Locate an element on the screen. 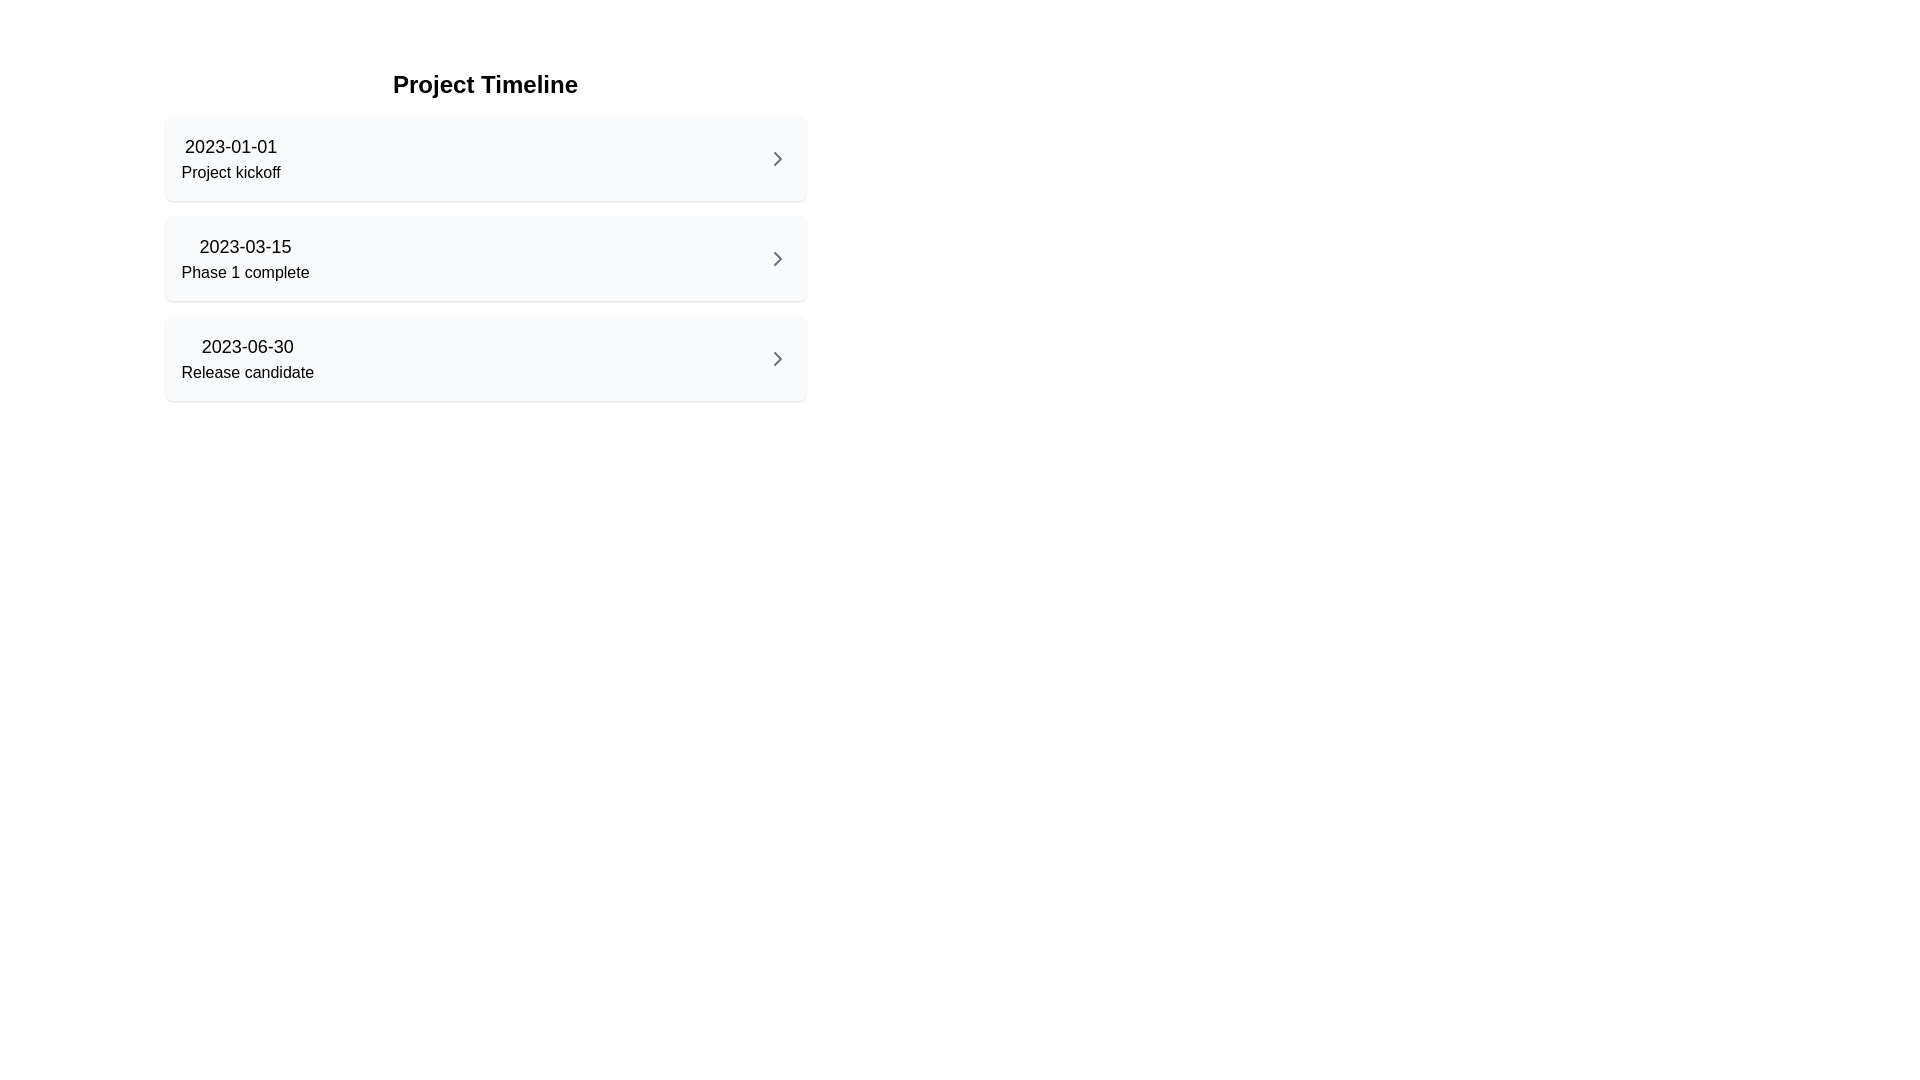  the chevron icon button located on the far right of the list item displaying '2023-03-15 Phase 1 complete' is located at coordinates (776, 257).